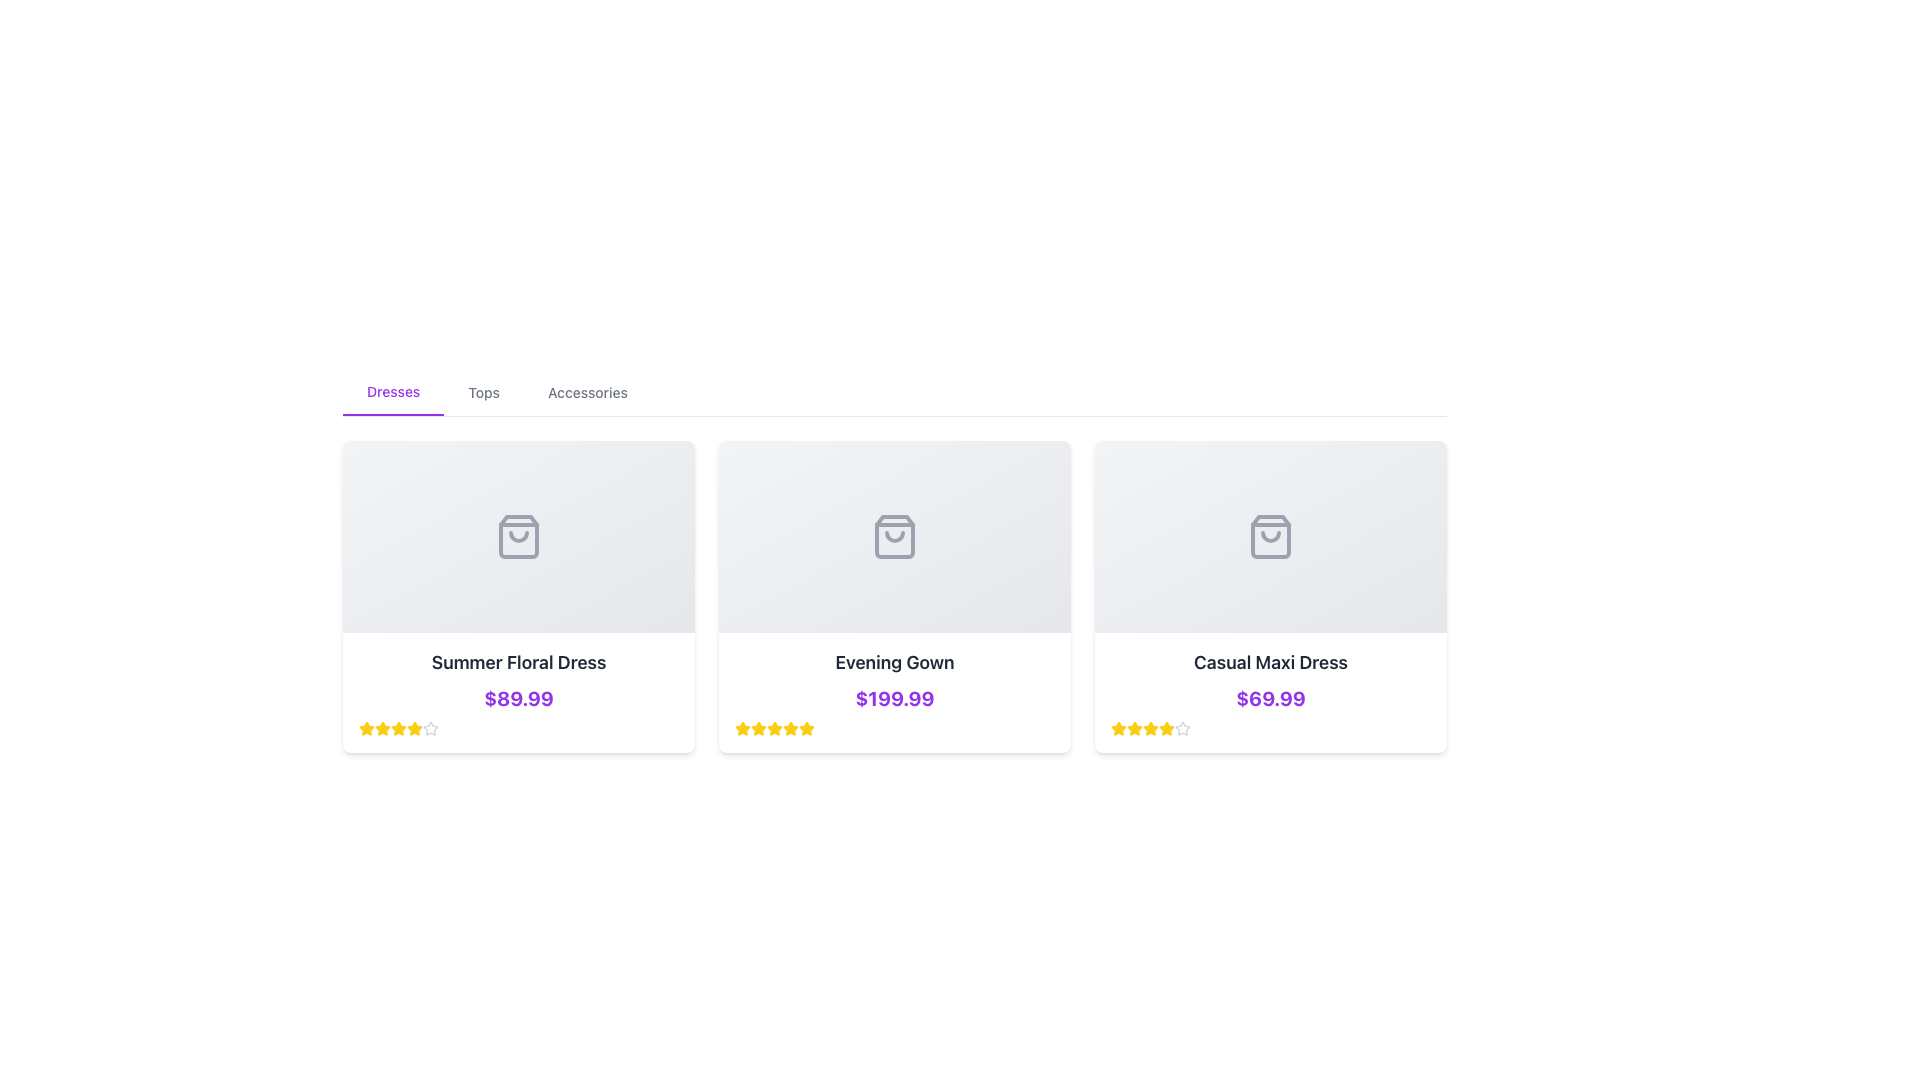  Describe the element at coordinates (806, 729) in the screenshot. I see `the rating represented by the fifth star icon, which is styled with a yellow fill and border, located below the price of the middle product card in the rating interface` at that location.